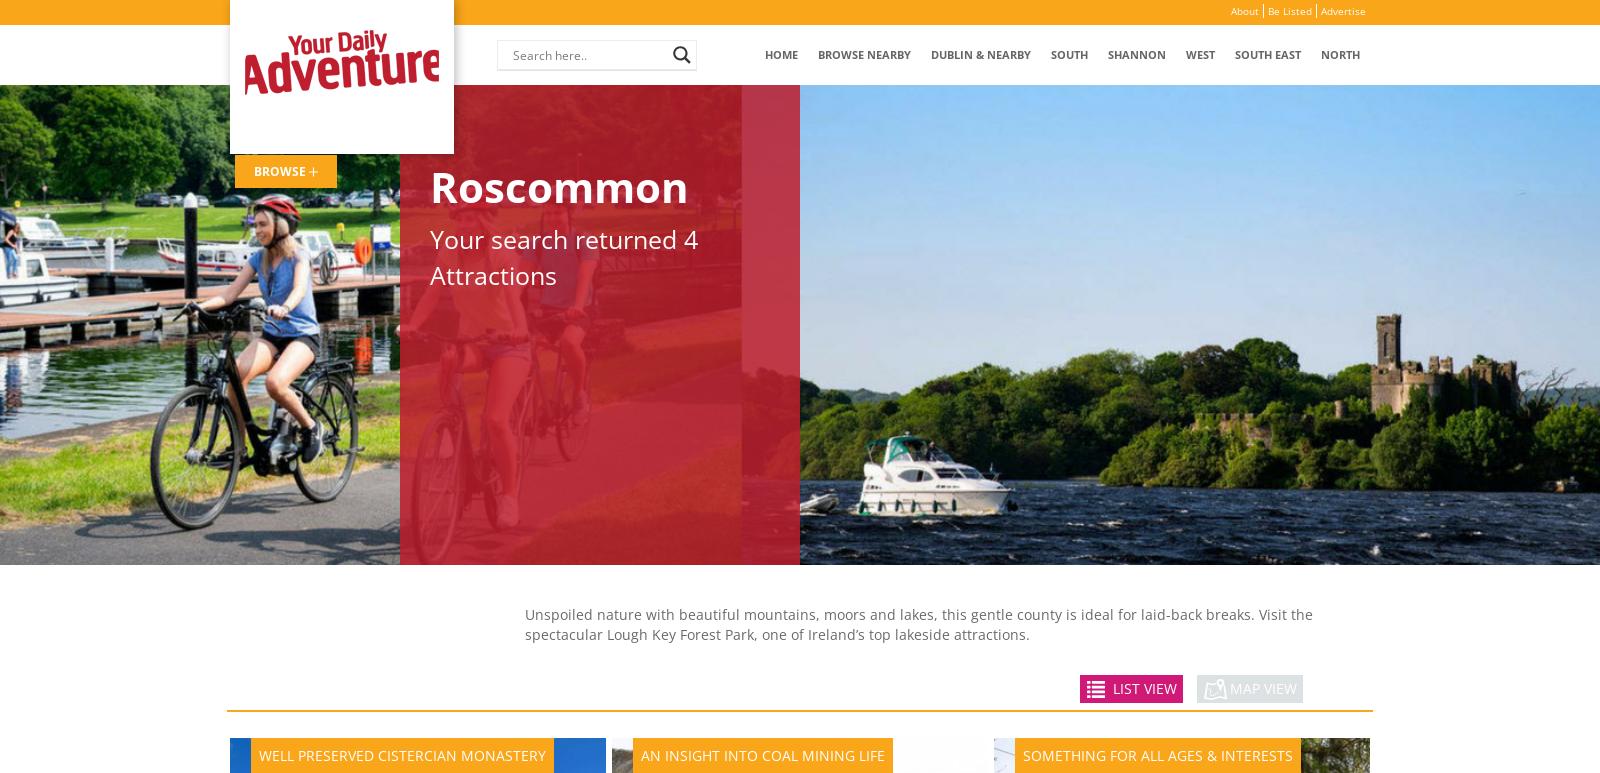 The image size is (1600, 773). Describe the element at coordinates (979, 53) in the screenshot. I see `'Dublin & Nearby'` at that location.